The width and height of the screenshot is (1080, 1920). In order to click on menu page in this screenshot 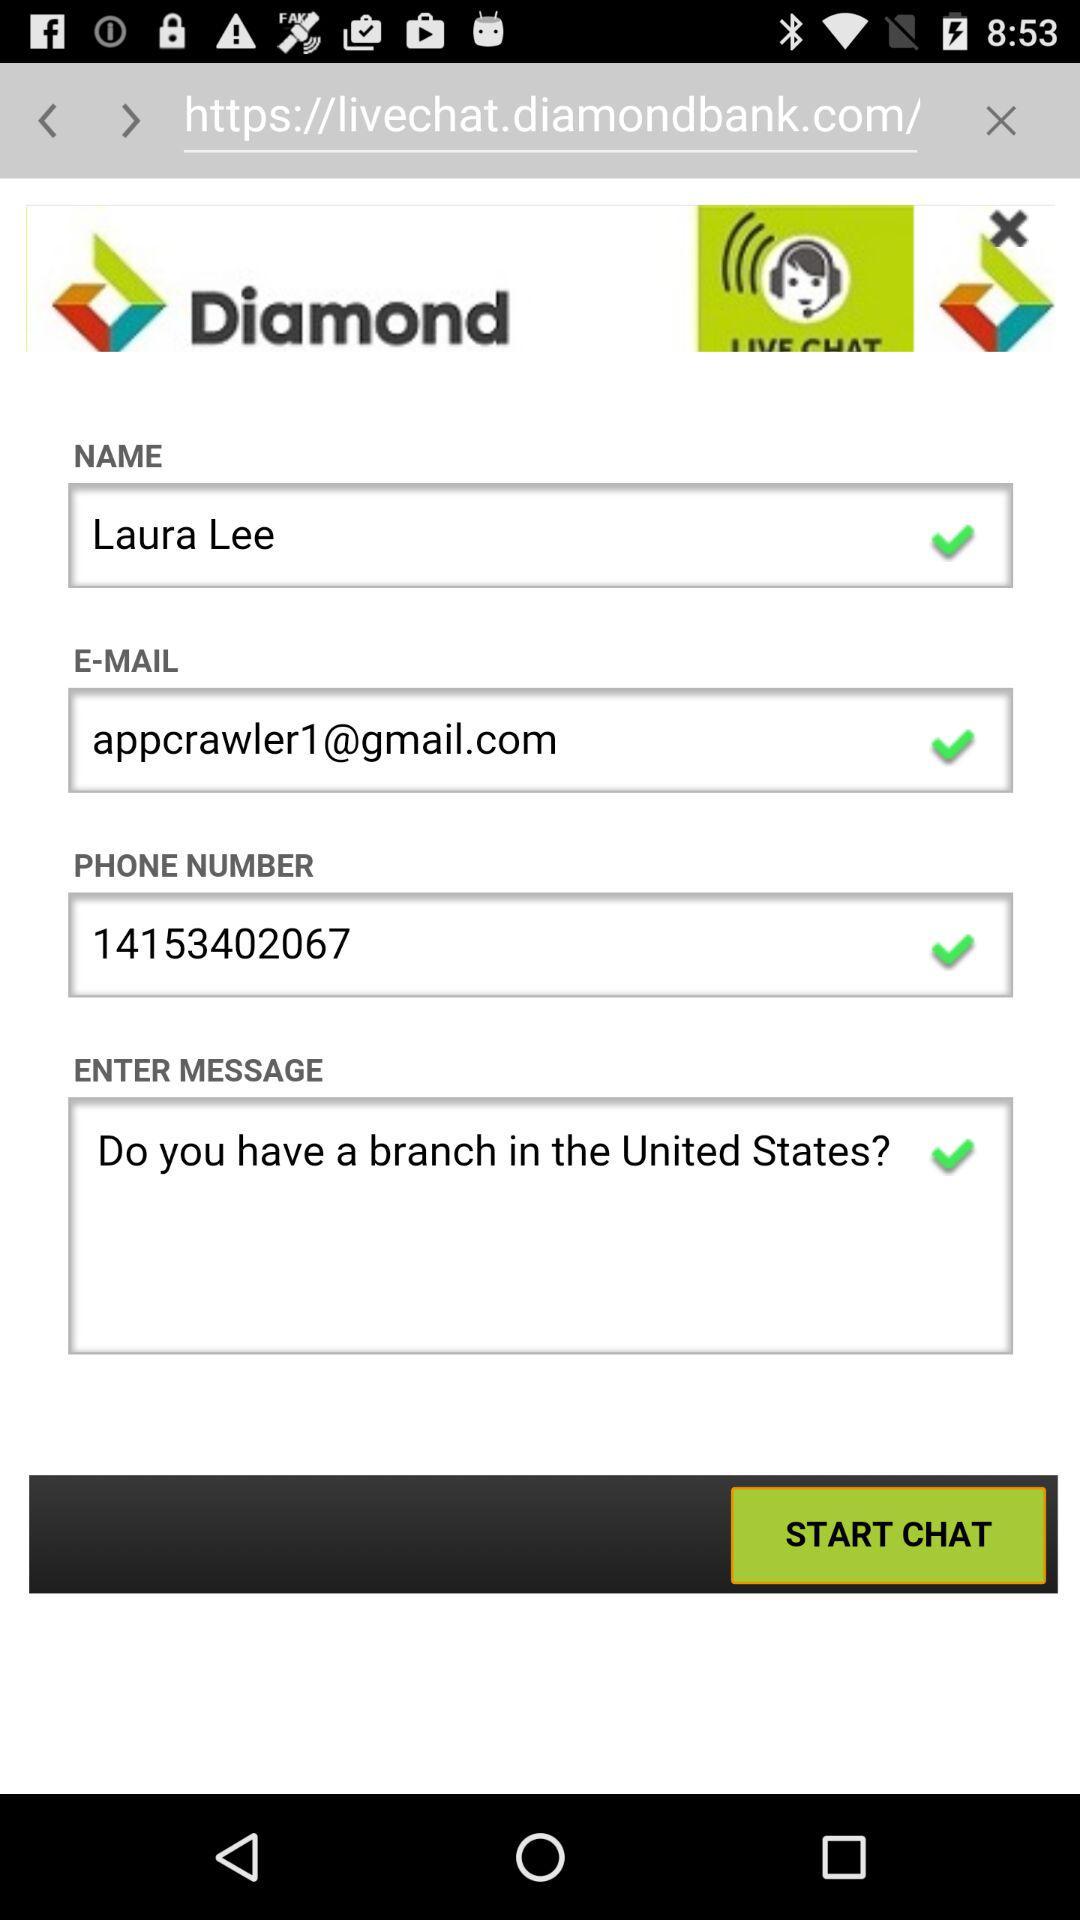, I will do `click(1001, 119)`.